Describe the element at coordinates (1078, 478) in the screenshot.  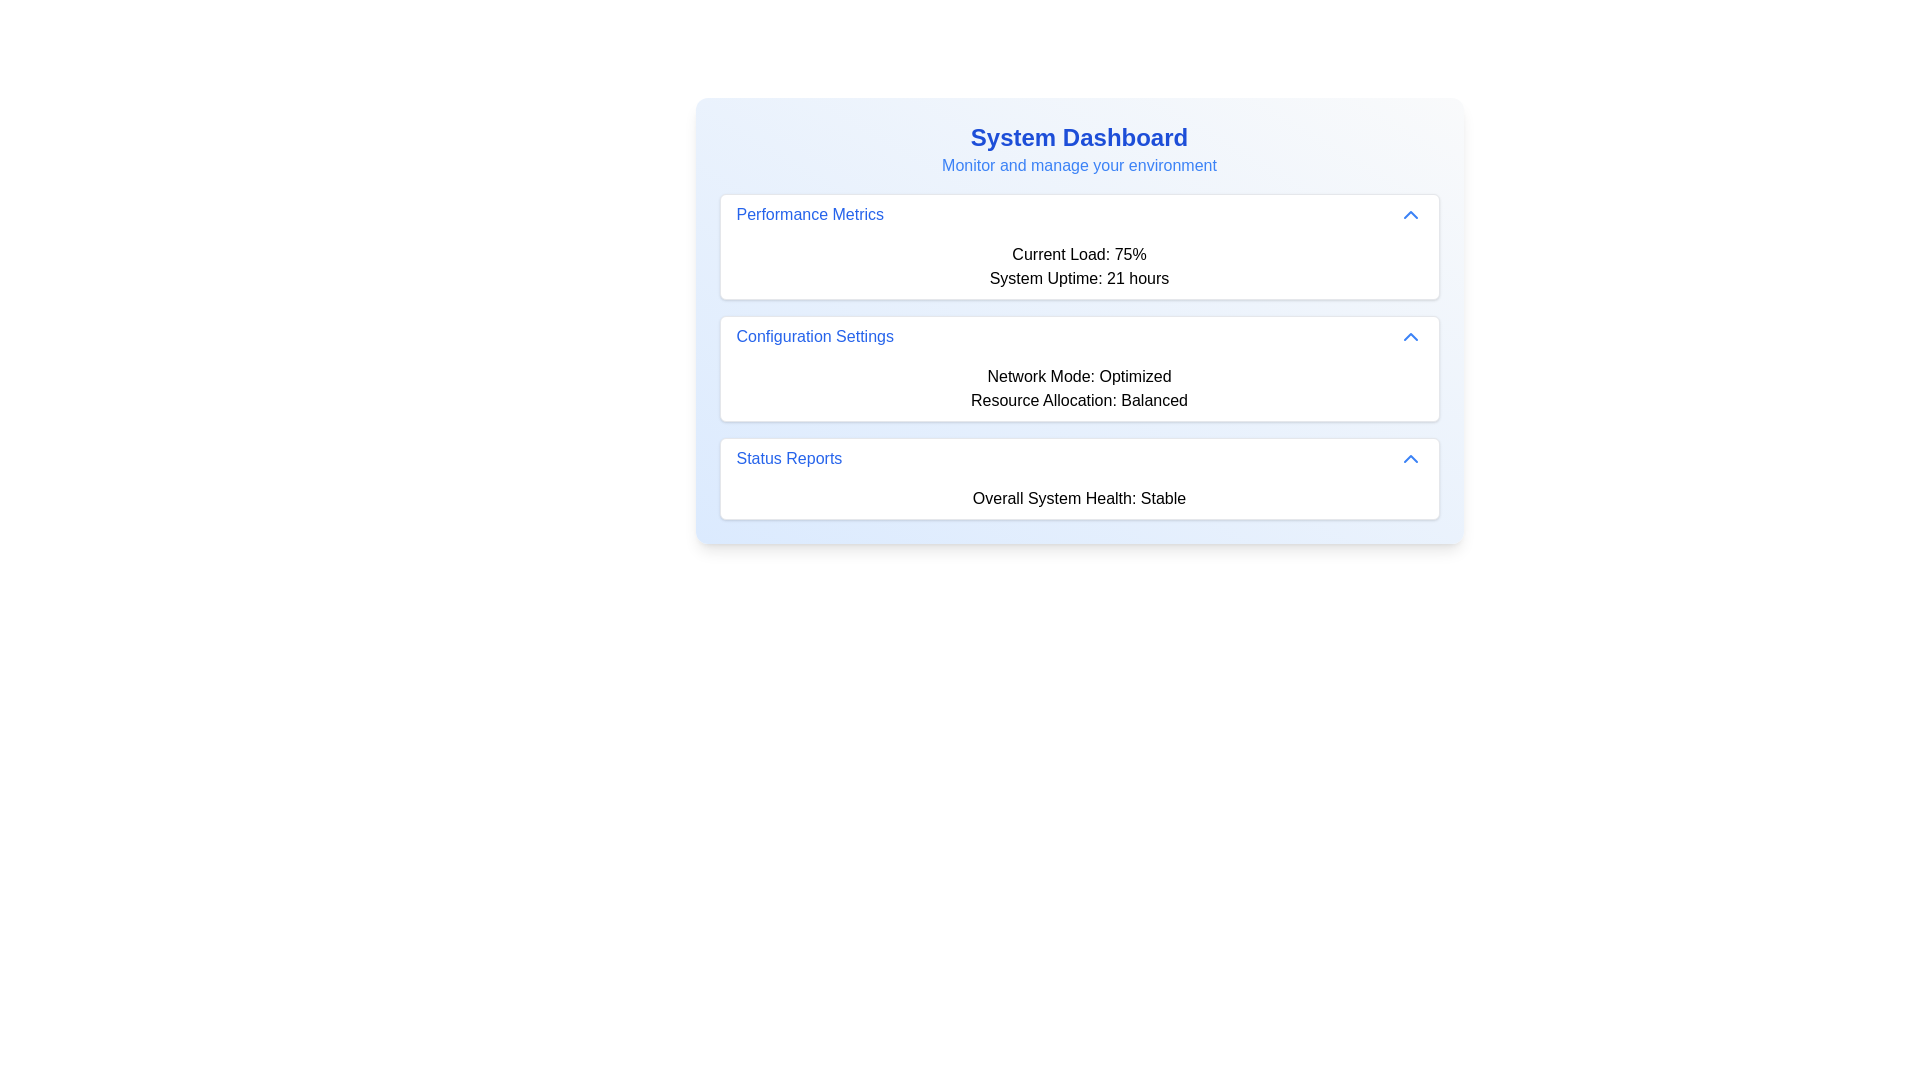
I see `the third Collapsible Card in the vertical list` at that location.